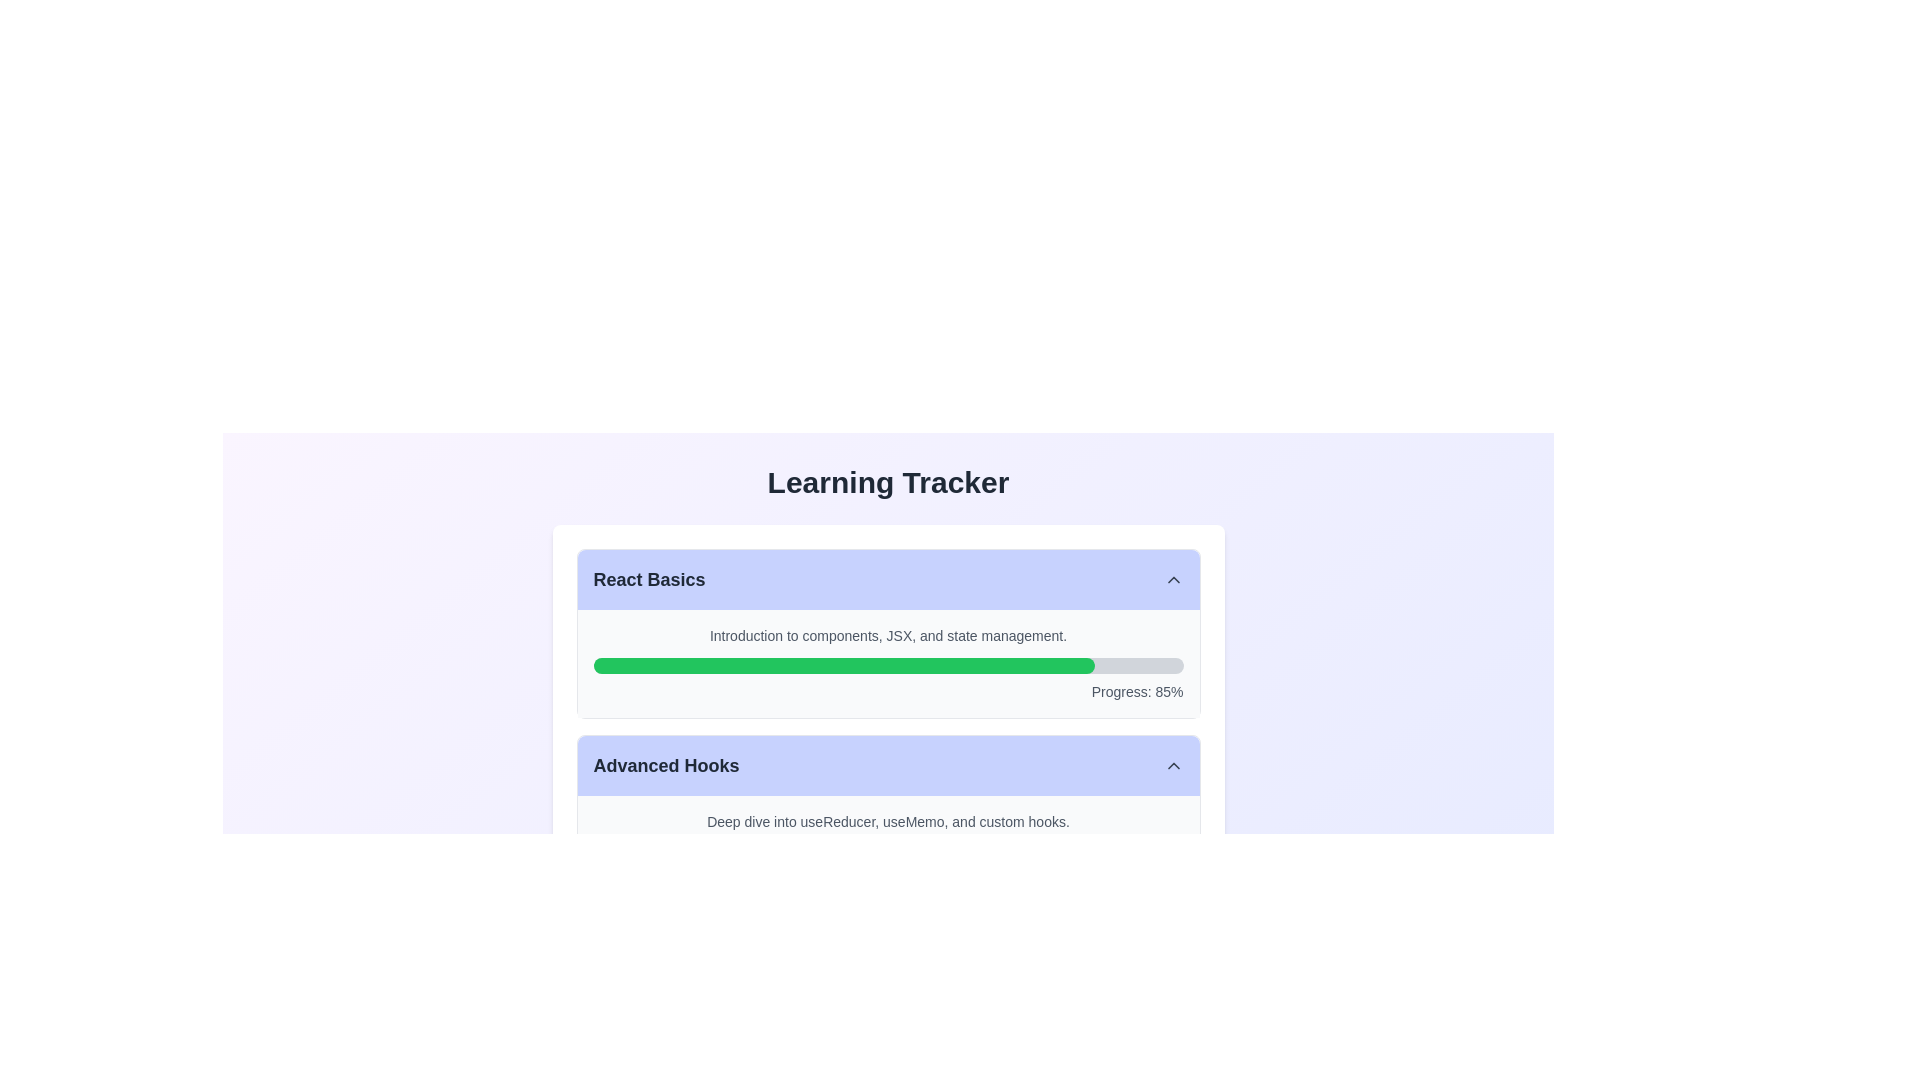  What do you see at coordinates (887, 666) in the screenshot?
I see `the progress bar indicating 85% completion, located below the text 'Introduction to components, JSX, and state management.' and above 'Progress: 85%' in the 'React Basics' section` at bounding box center [887, 666].